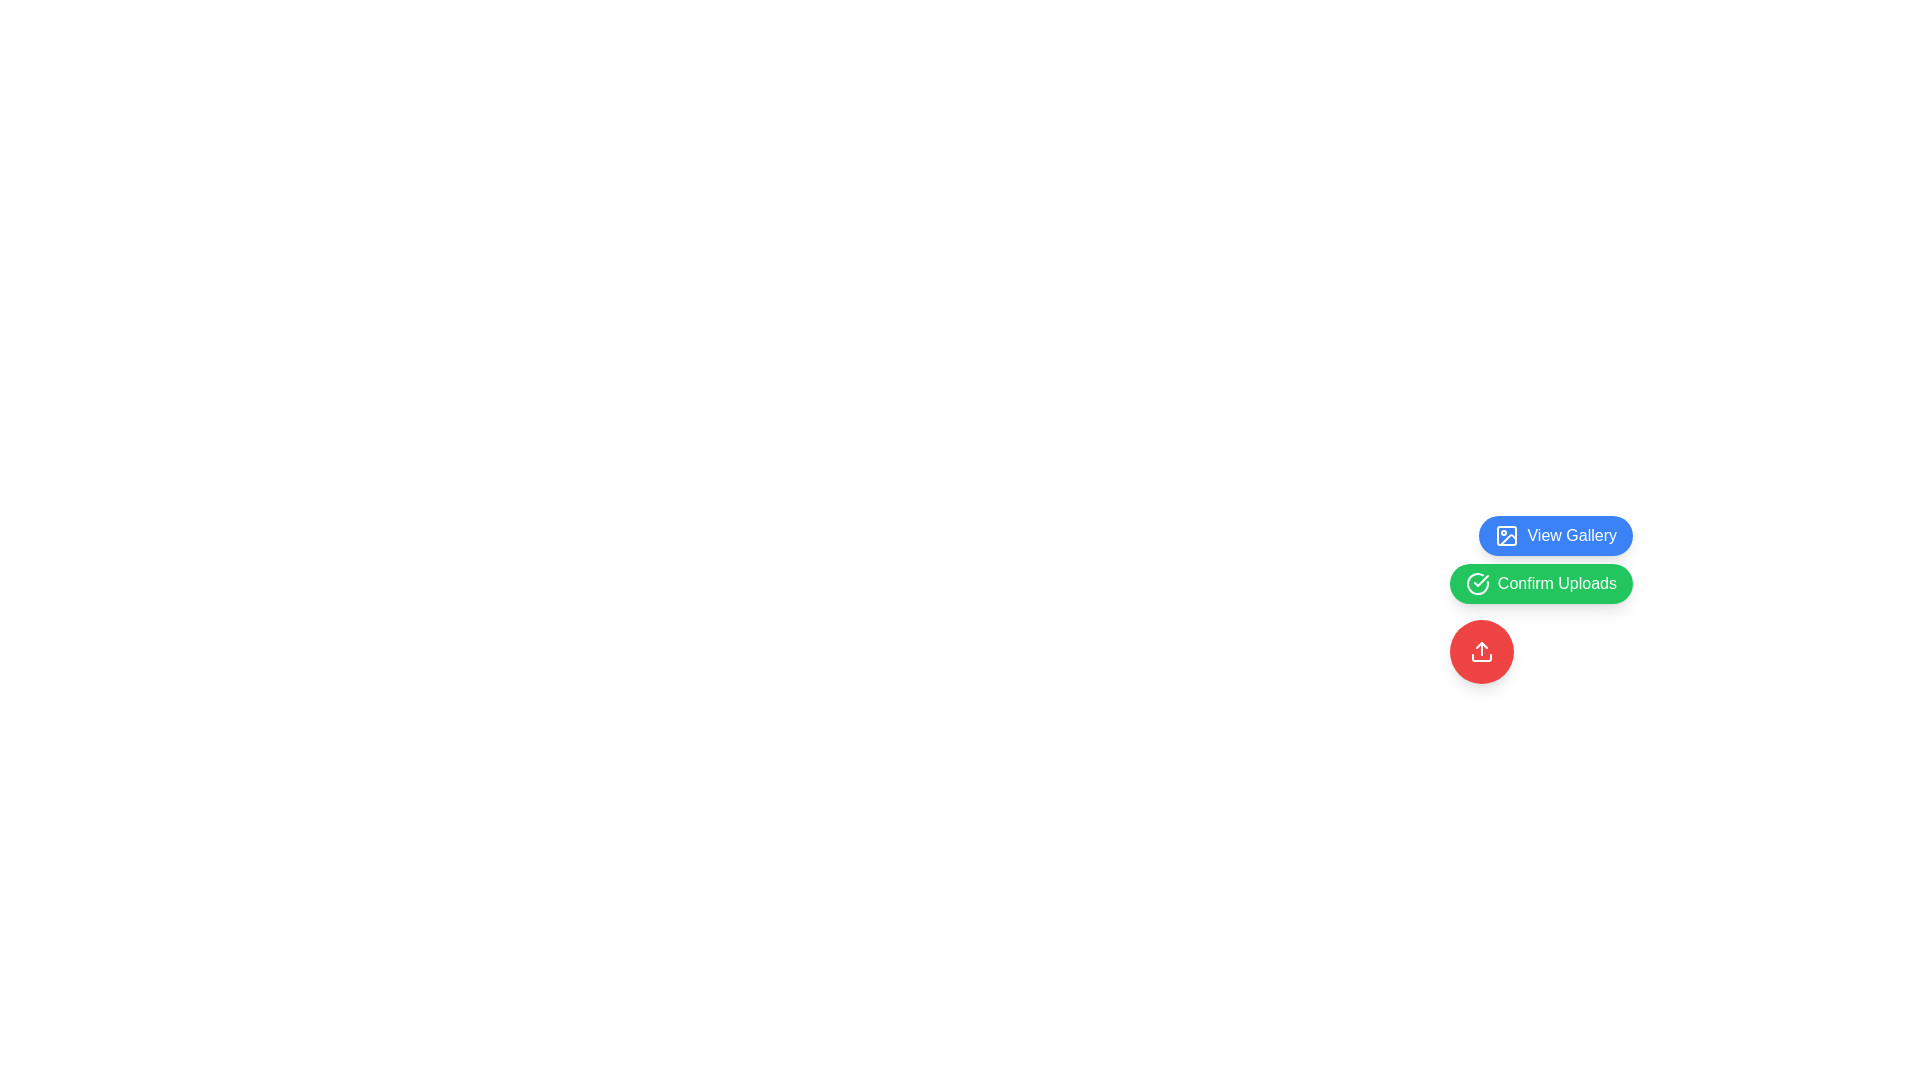 The image size is (1920, 1080). Describe the element at coordinates (1481, 651) in the screenshot. I see `the upload button located at the bottom-right of the interface, below the 'Confirm Uploads' green button` at that location.